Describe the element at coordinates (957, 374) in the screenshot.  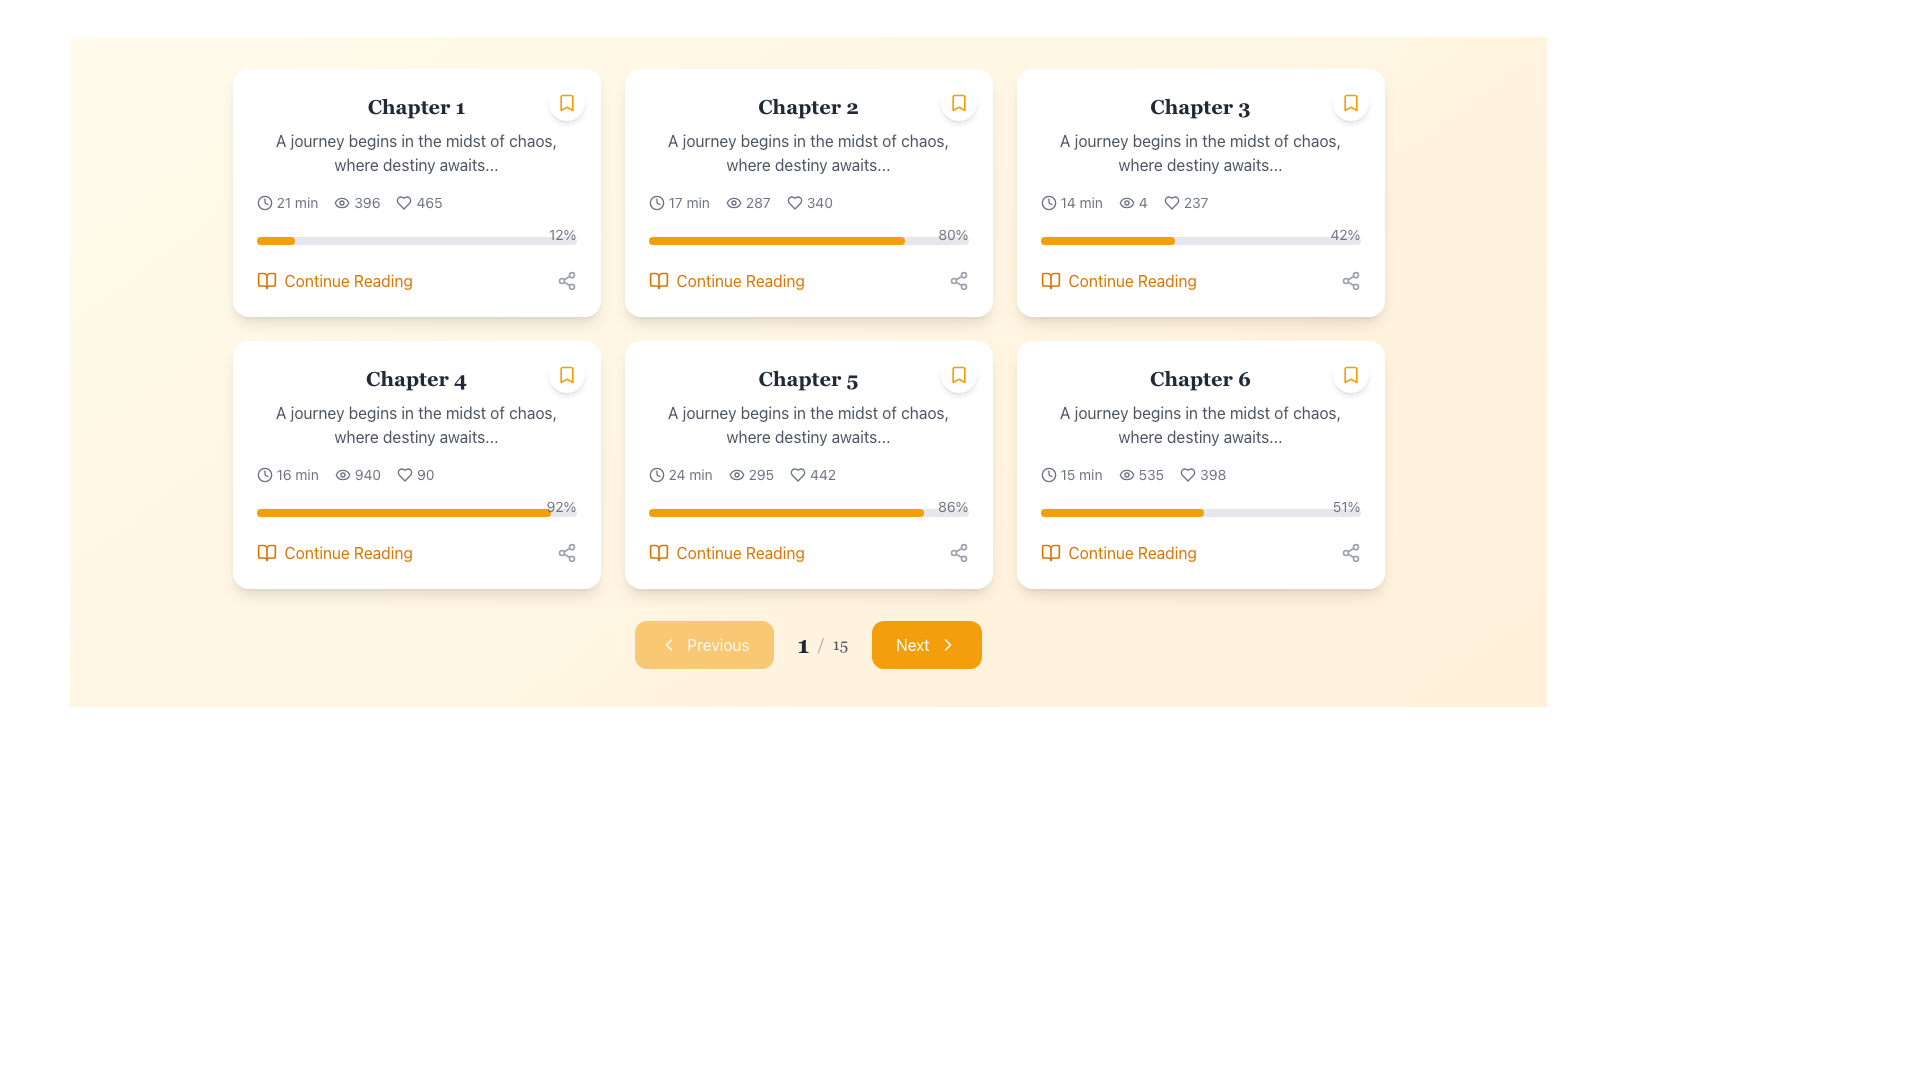
I see `the bookmark icon located in the top-right corner of the 'Chapter 5' card` at that location.